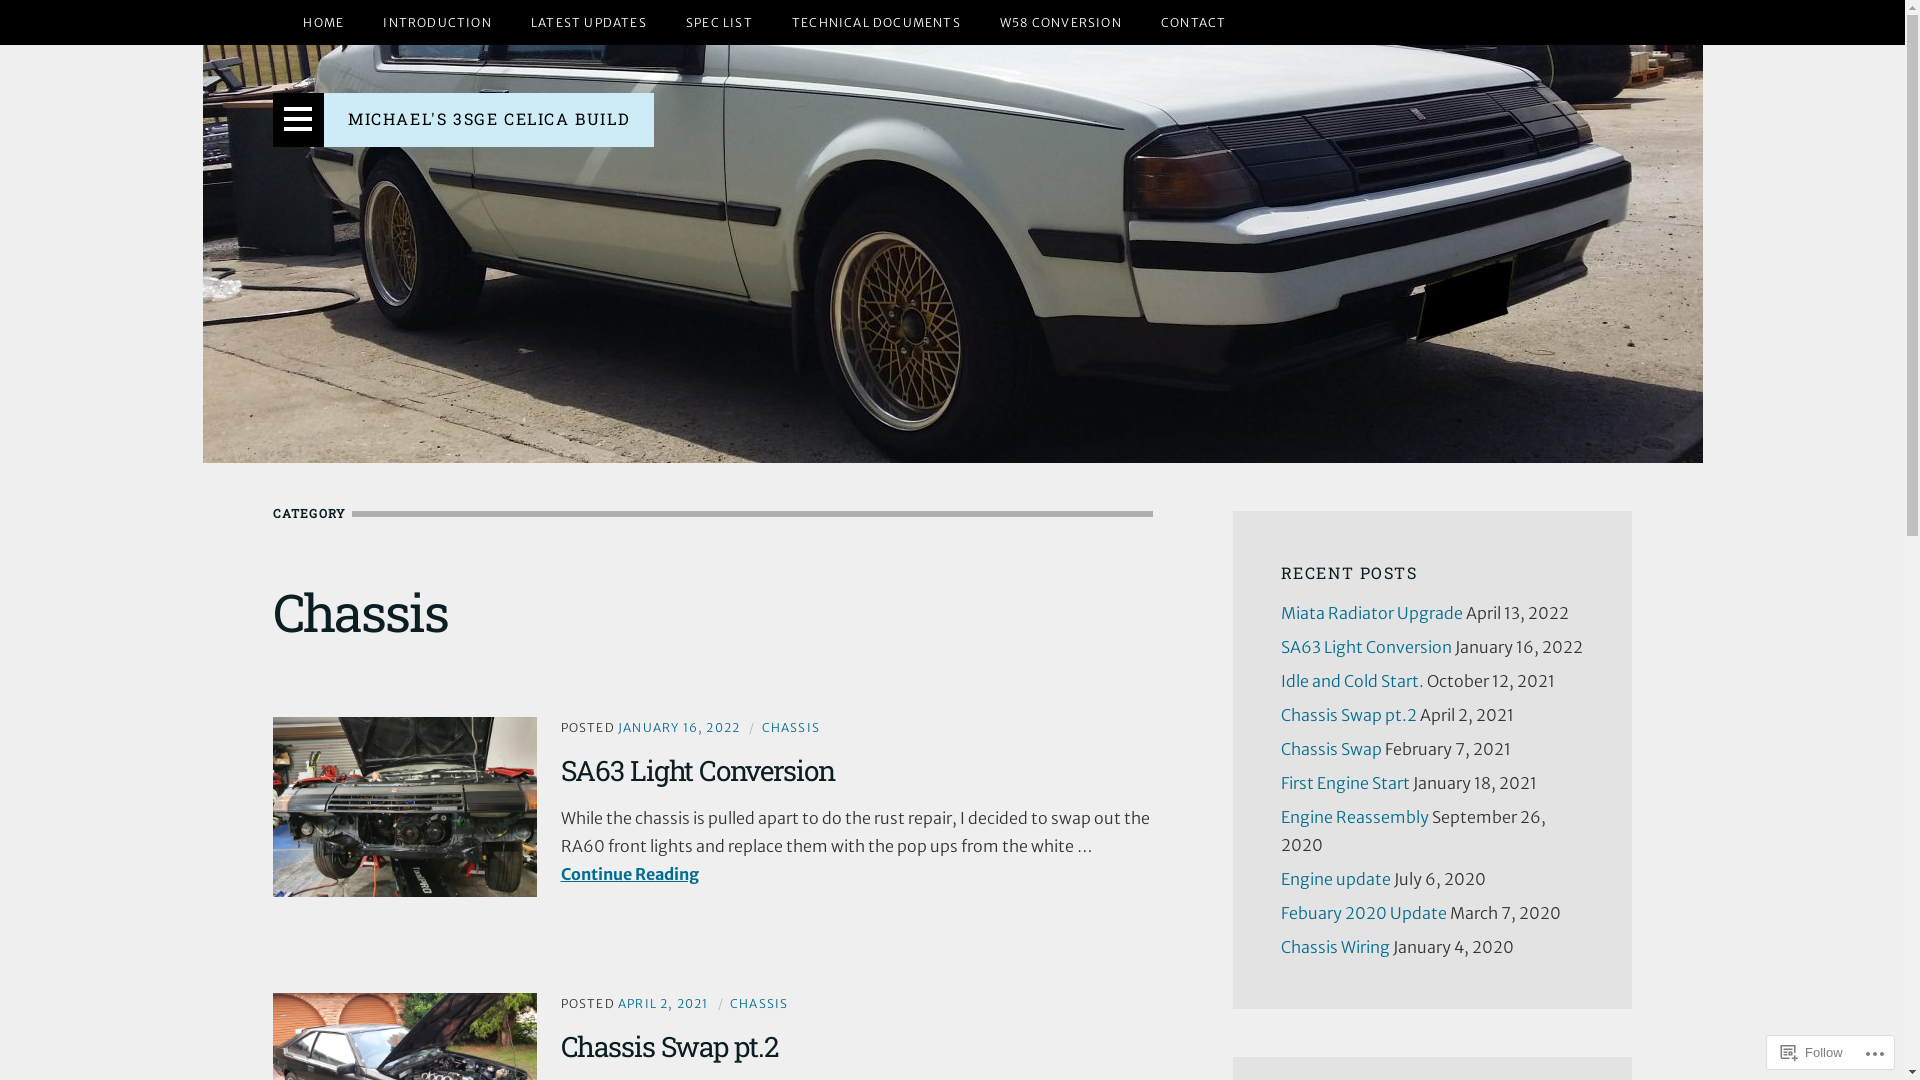 This screenshot has width=1920, height=1080. What do you see at coordinates (1280, 680) in the screenshot?
I see `'Idle and Cold Start.'` at bounding box center [1280, 680].